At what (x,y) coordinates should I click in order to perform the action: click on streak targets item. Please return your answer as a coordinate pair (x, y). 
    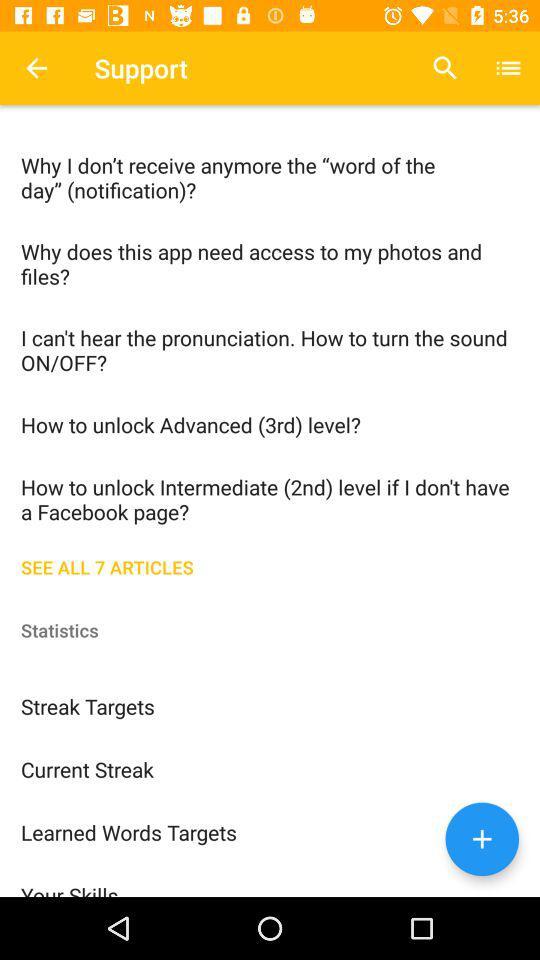
    Looking at the image, I should click on (270, 705).